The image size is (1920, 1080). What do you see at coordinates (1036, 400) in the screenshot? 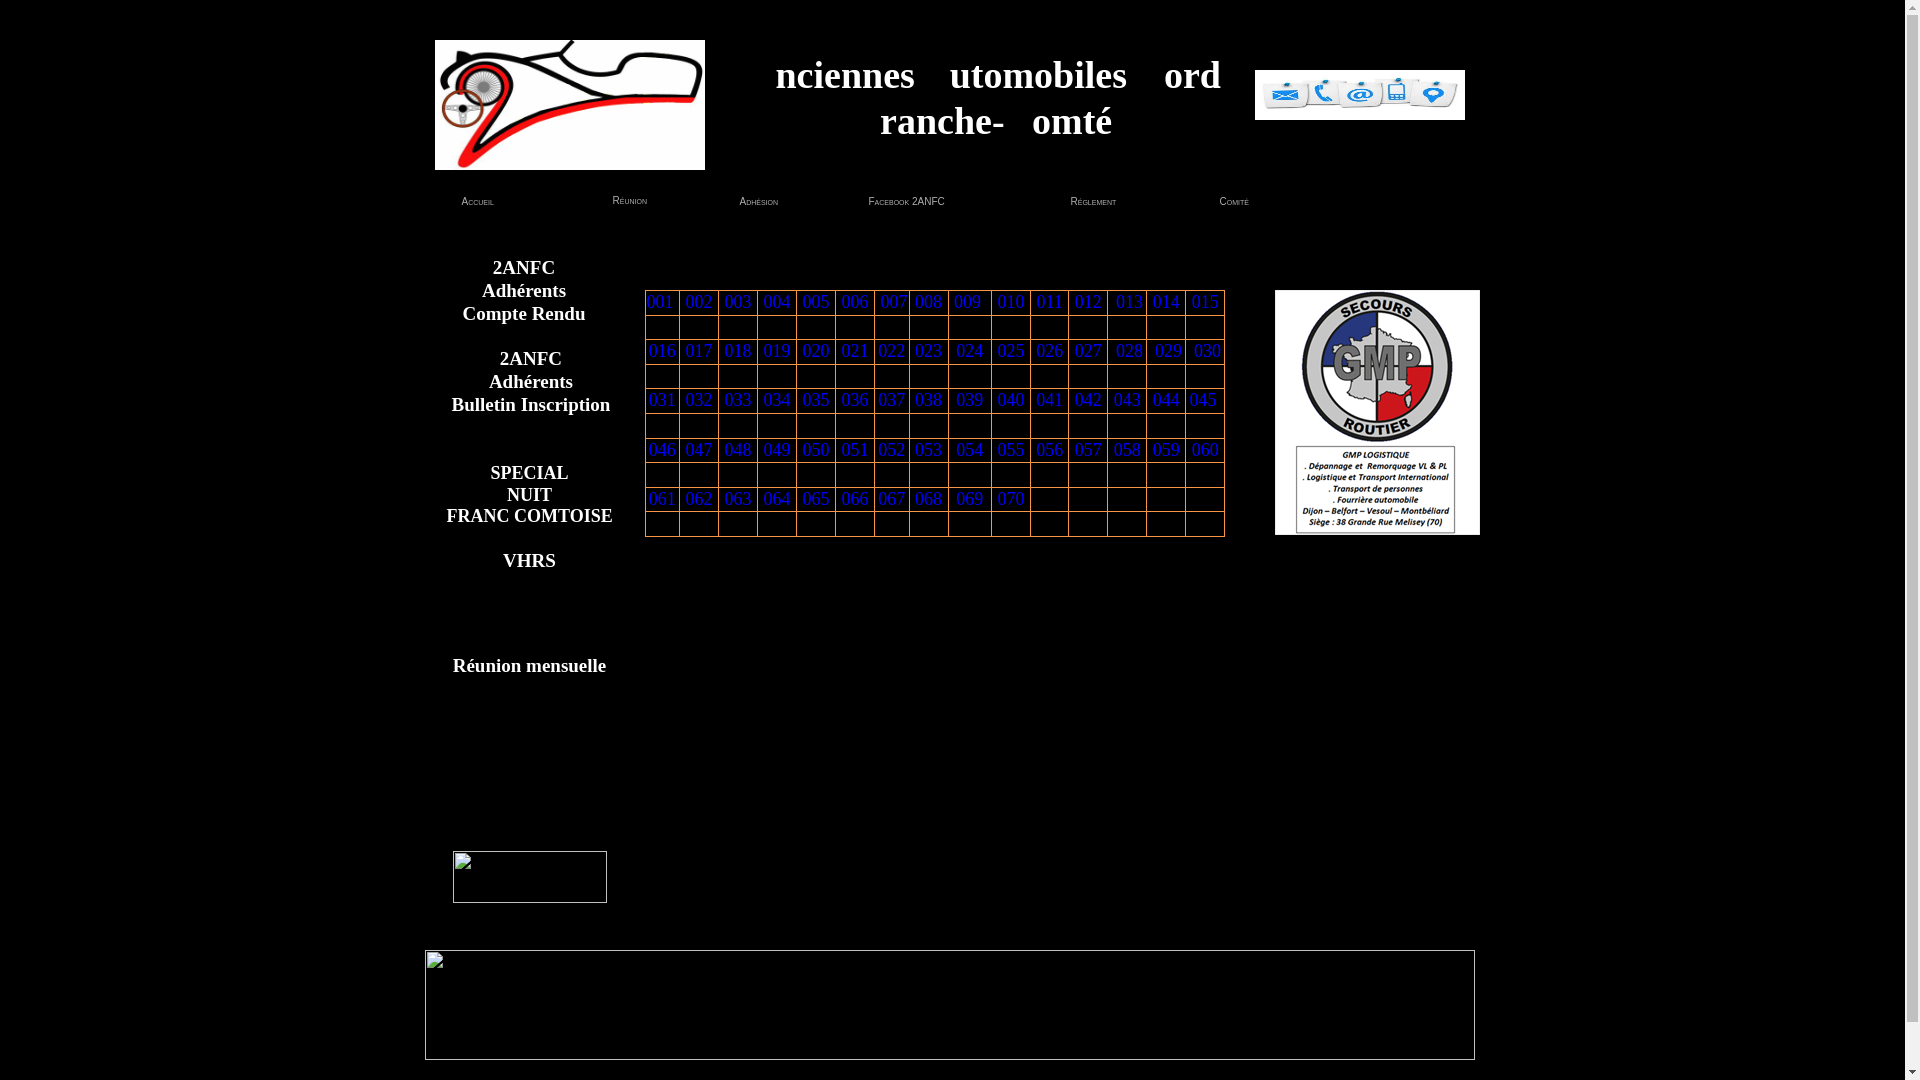
I see `'041'` at bounding box center [1036, 400].